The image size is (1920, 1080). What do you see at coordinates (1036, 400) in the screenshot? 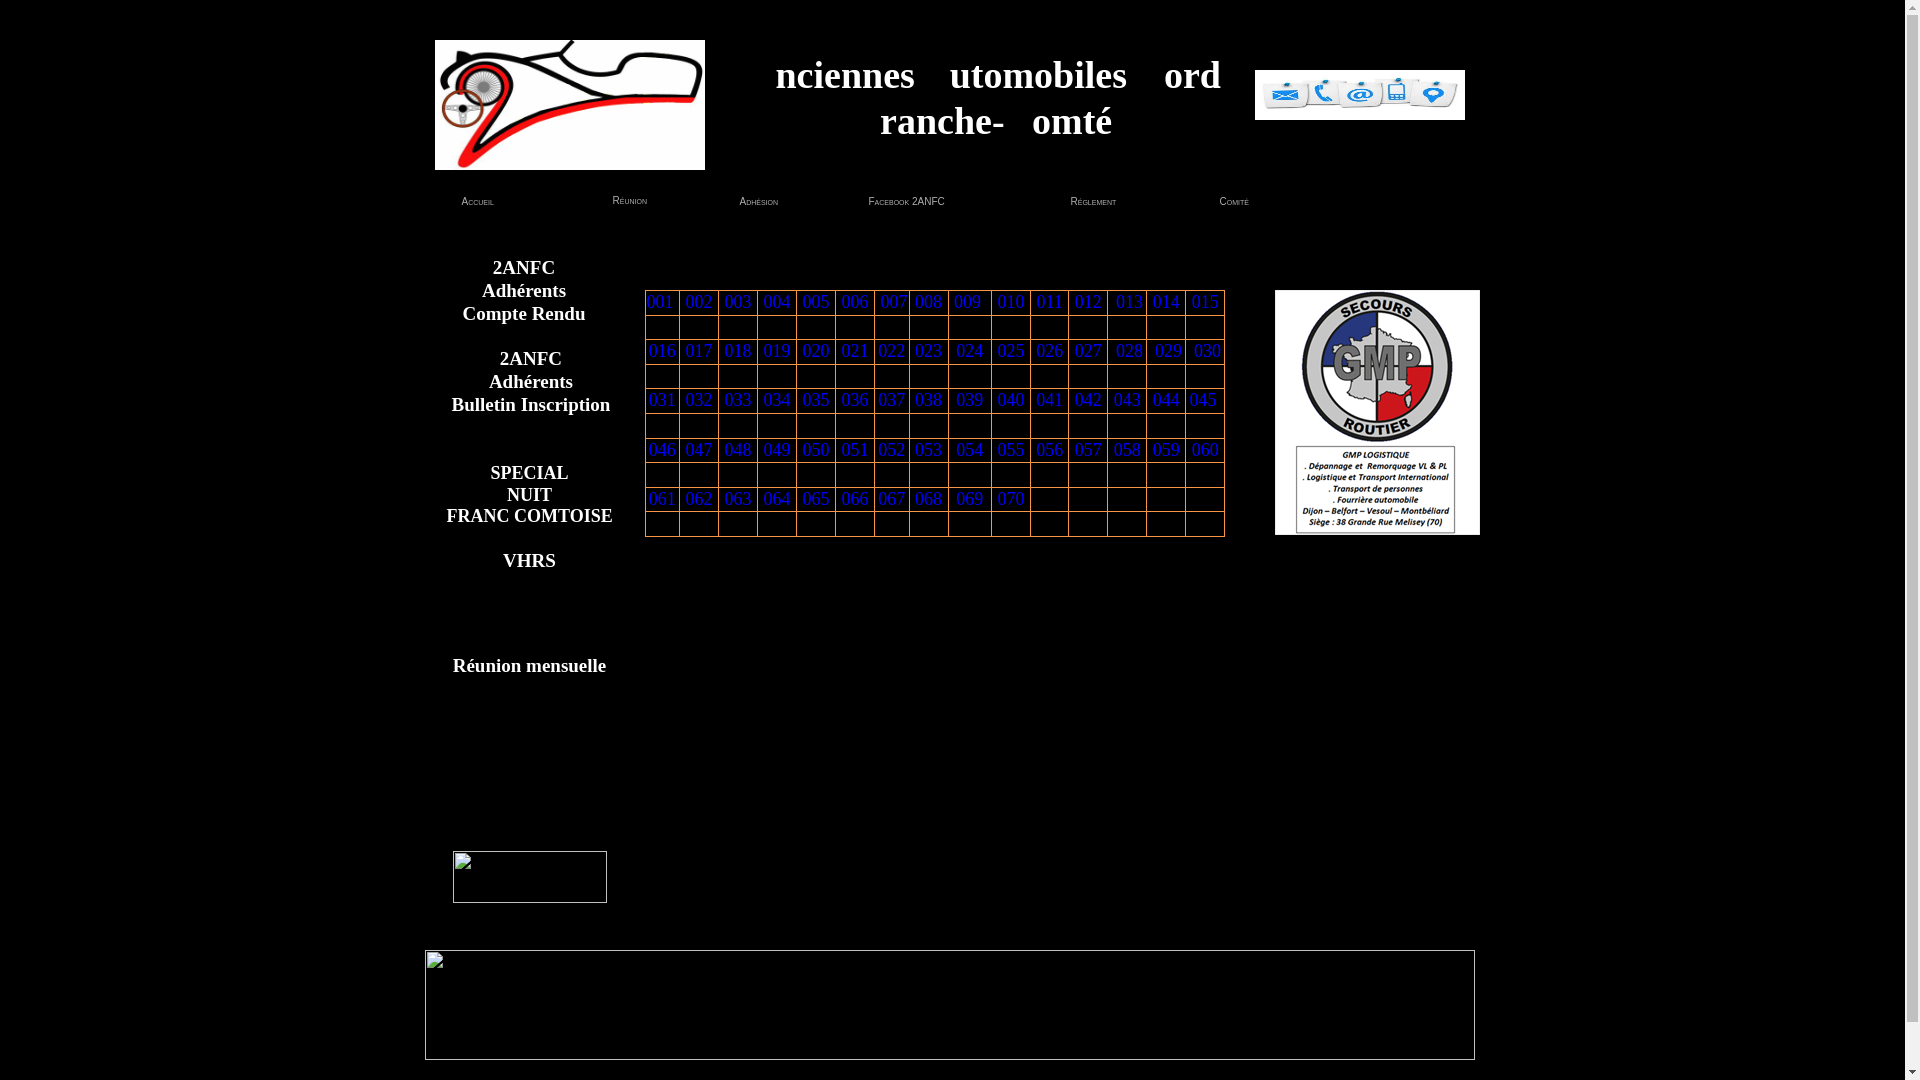
I see `'041'` at bounding box center [1036, 400].